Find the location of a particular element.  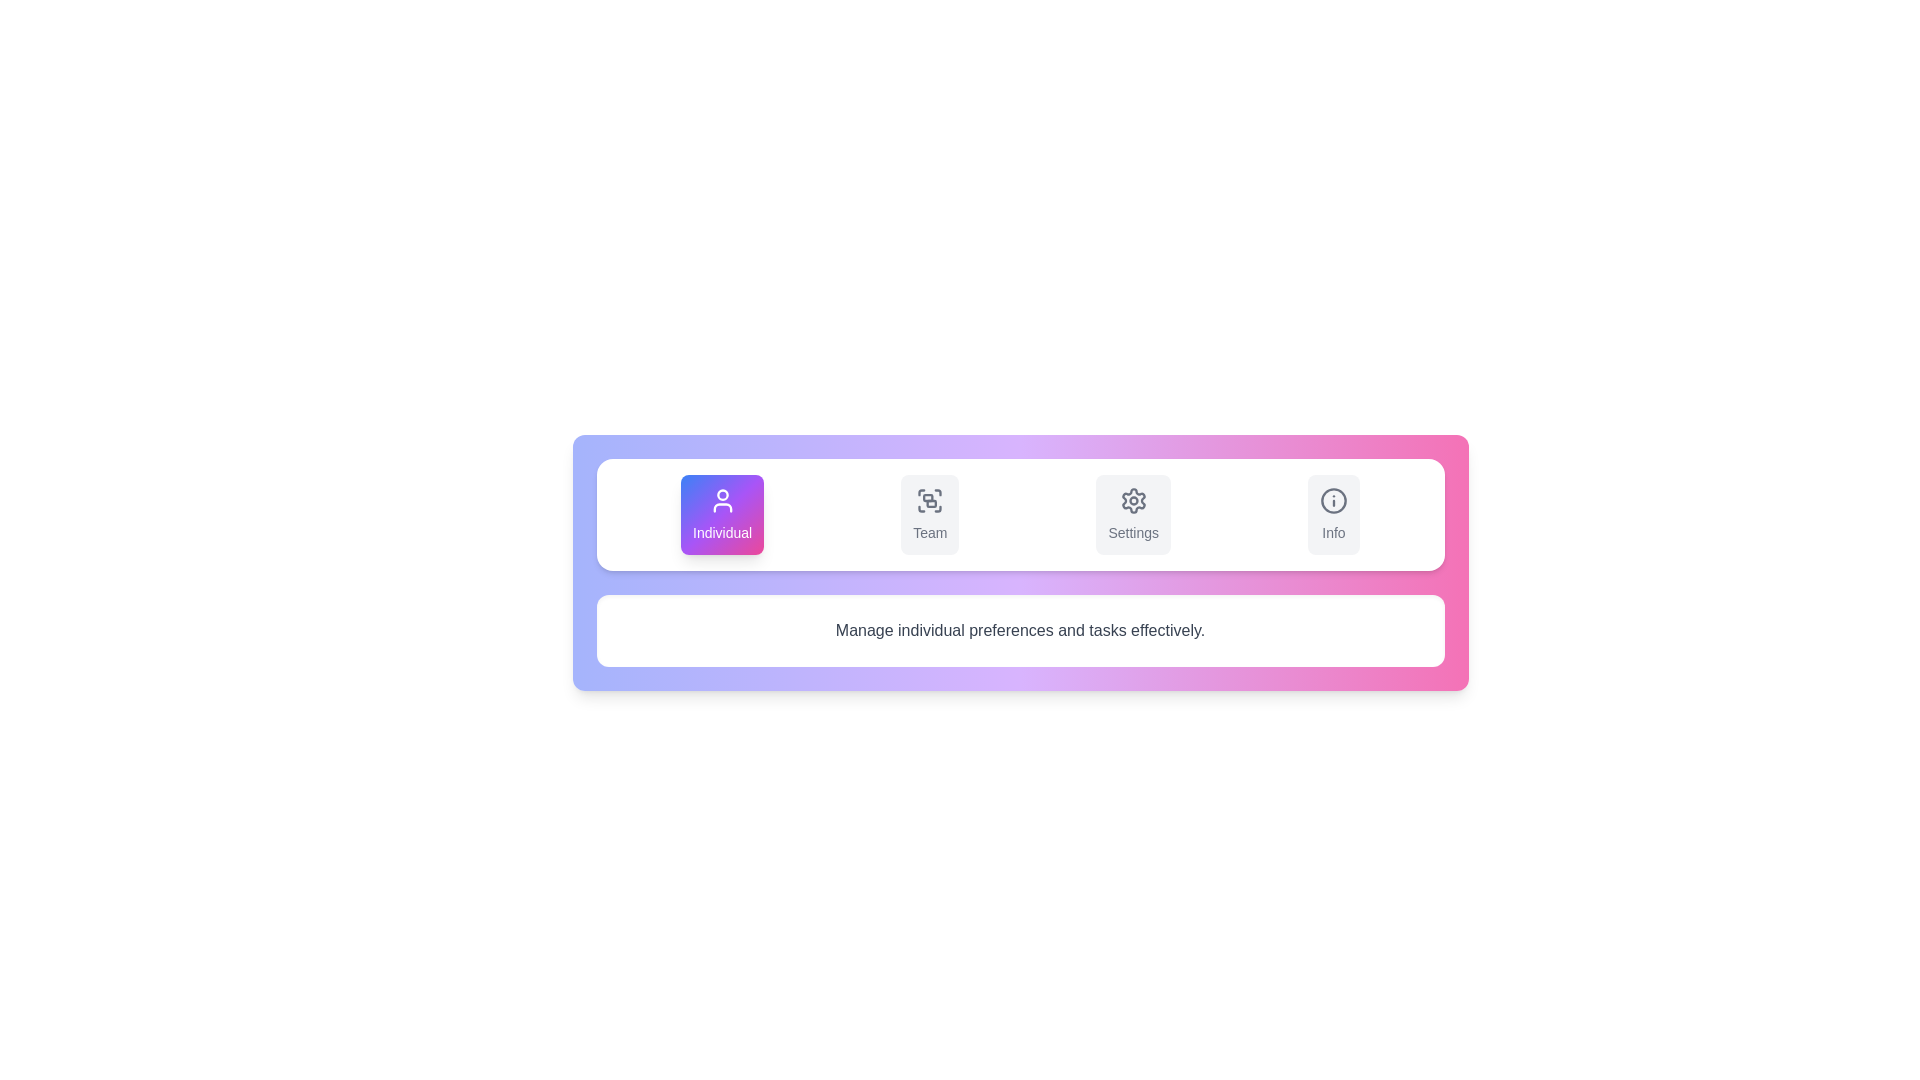

'Team' text label, which is styled in gray with a medium weight, located beneath a group icon in the second button of a horizontal menu is located at coordinates (929, 531).